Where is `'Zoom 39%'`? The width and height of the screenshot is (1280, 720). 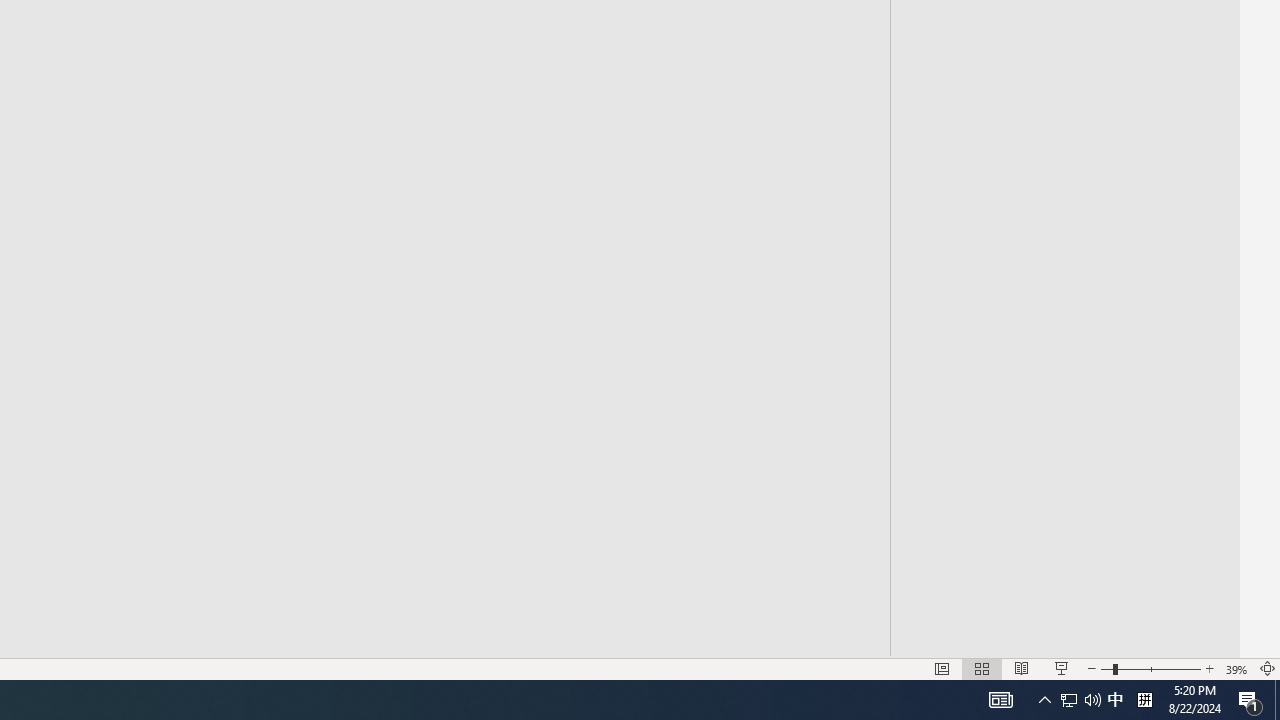 'Zoom 39%' is located at coordinates (1236, 669).